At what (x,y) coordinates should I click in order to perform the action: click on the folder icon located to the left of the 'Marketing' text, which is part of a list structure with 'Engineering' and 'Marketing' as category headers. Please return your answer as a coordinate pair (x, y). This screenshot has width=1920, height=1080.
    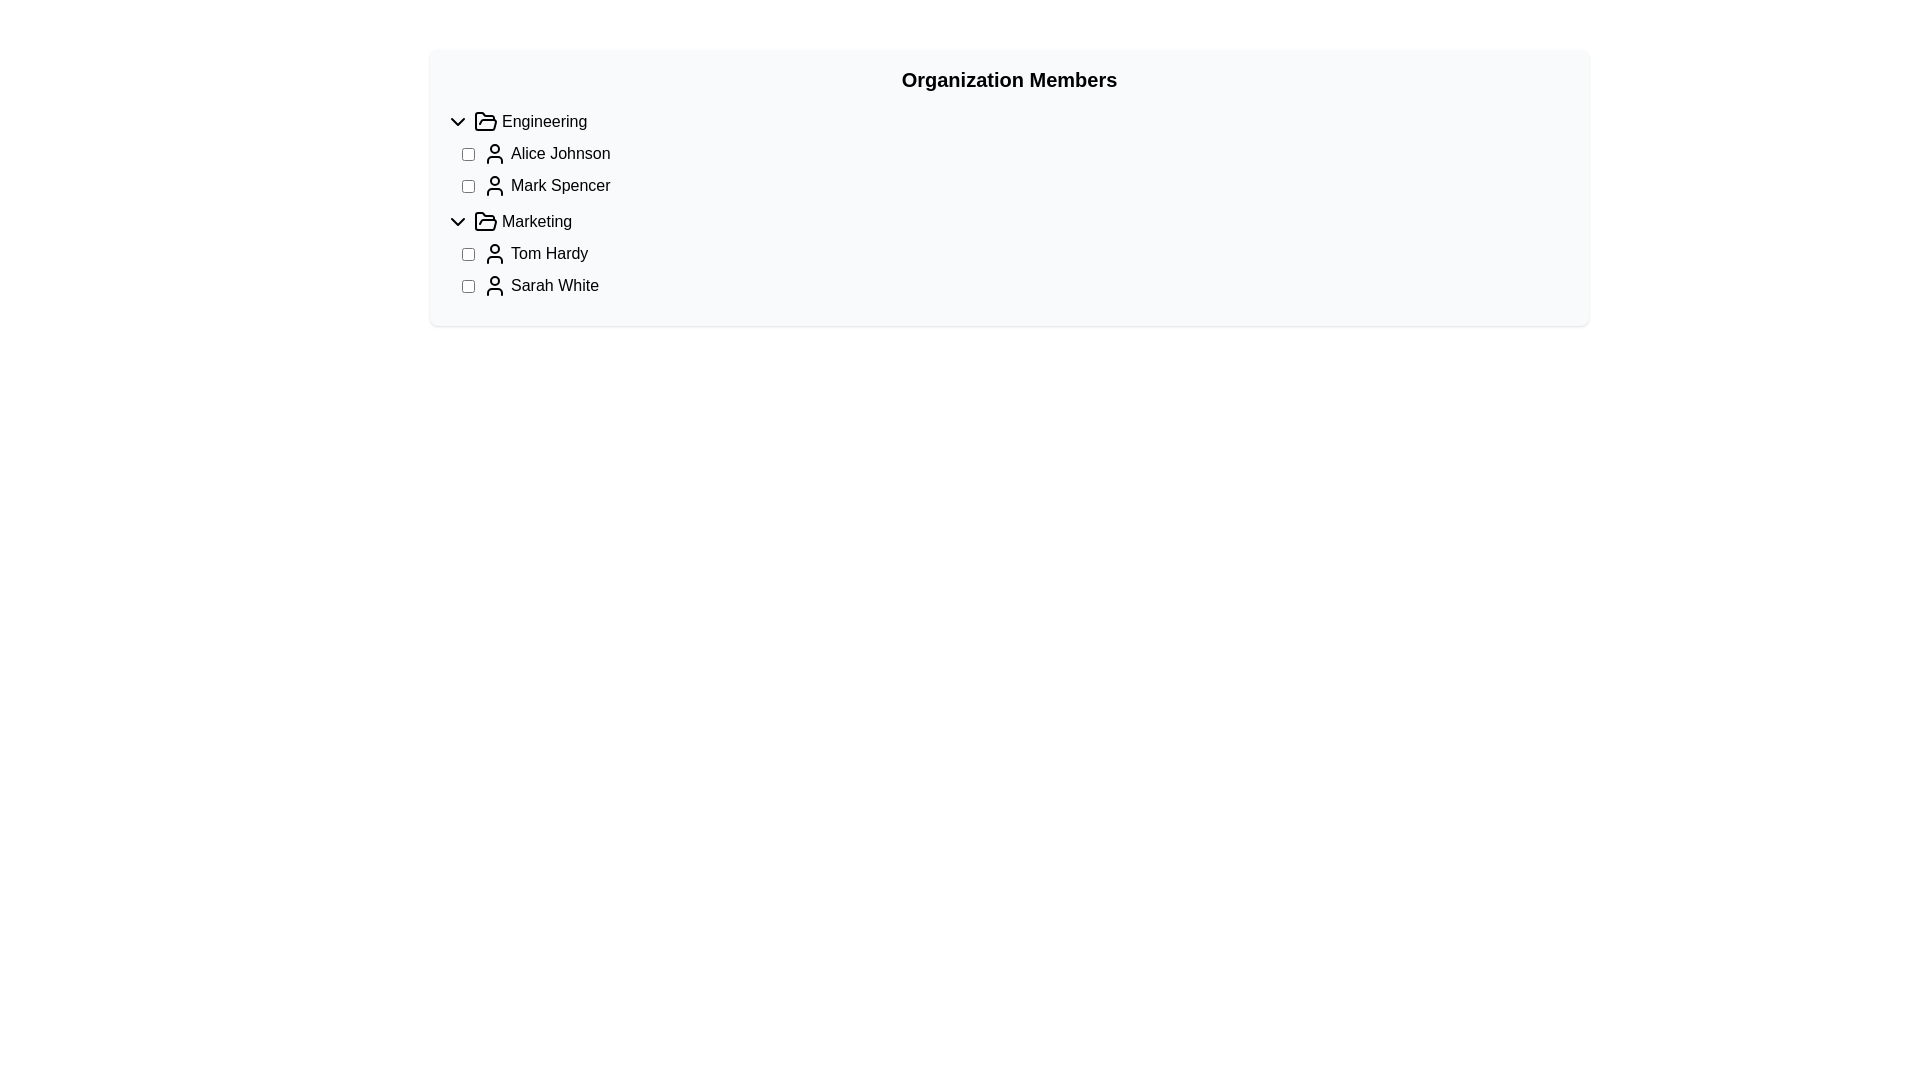
    Looking at the image, I should click on (485, 222).